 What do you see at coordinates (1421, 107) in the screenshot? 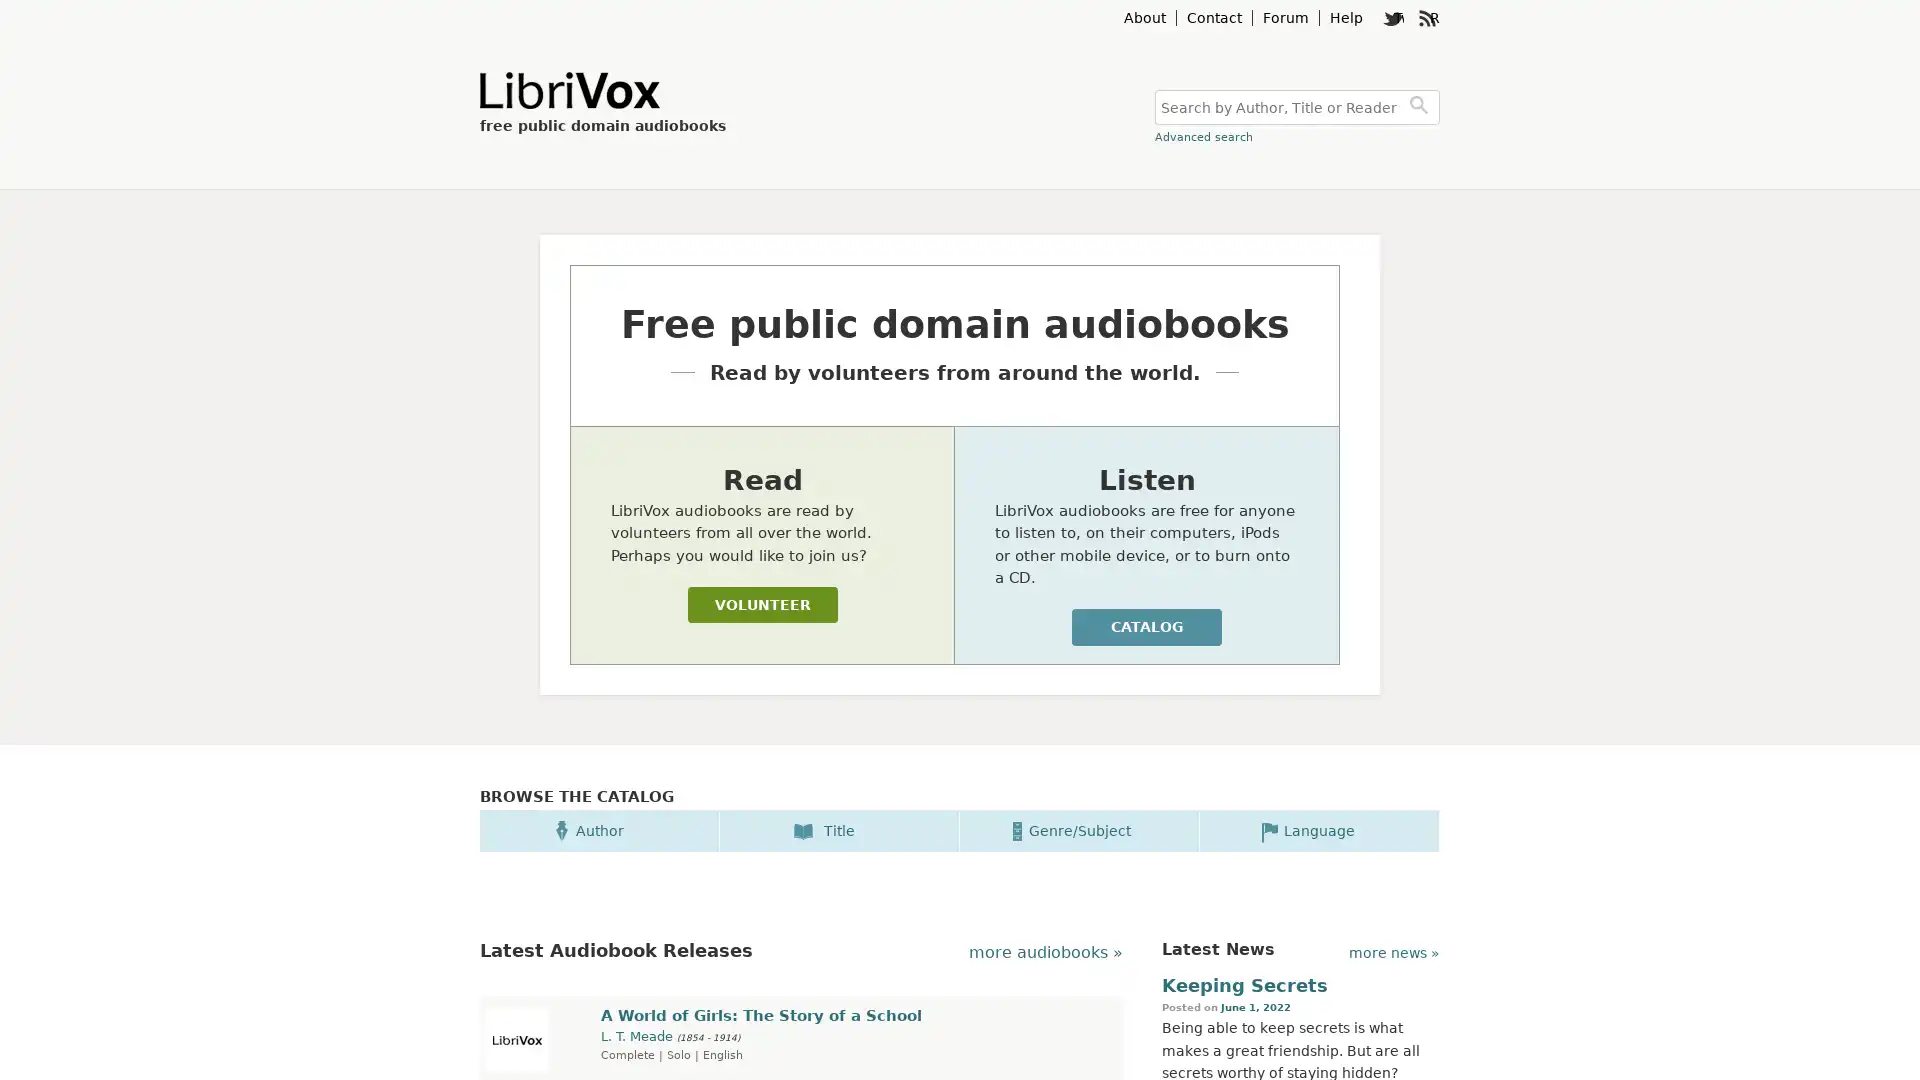
I see `Search` at bounding box center [1421, 107].